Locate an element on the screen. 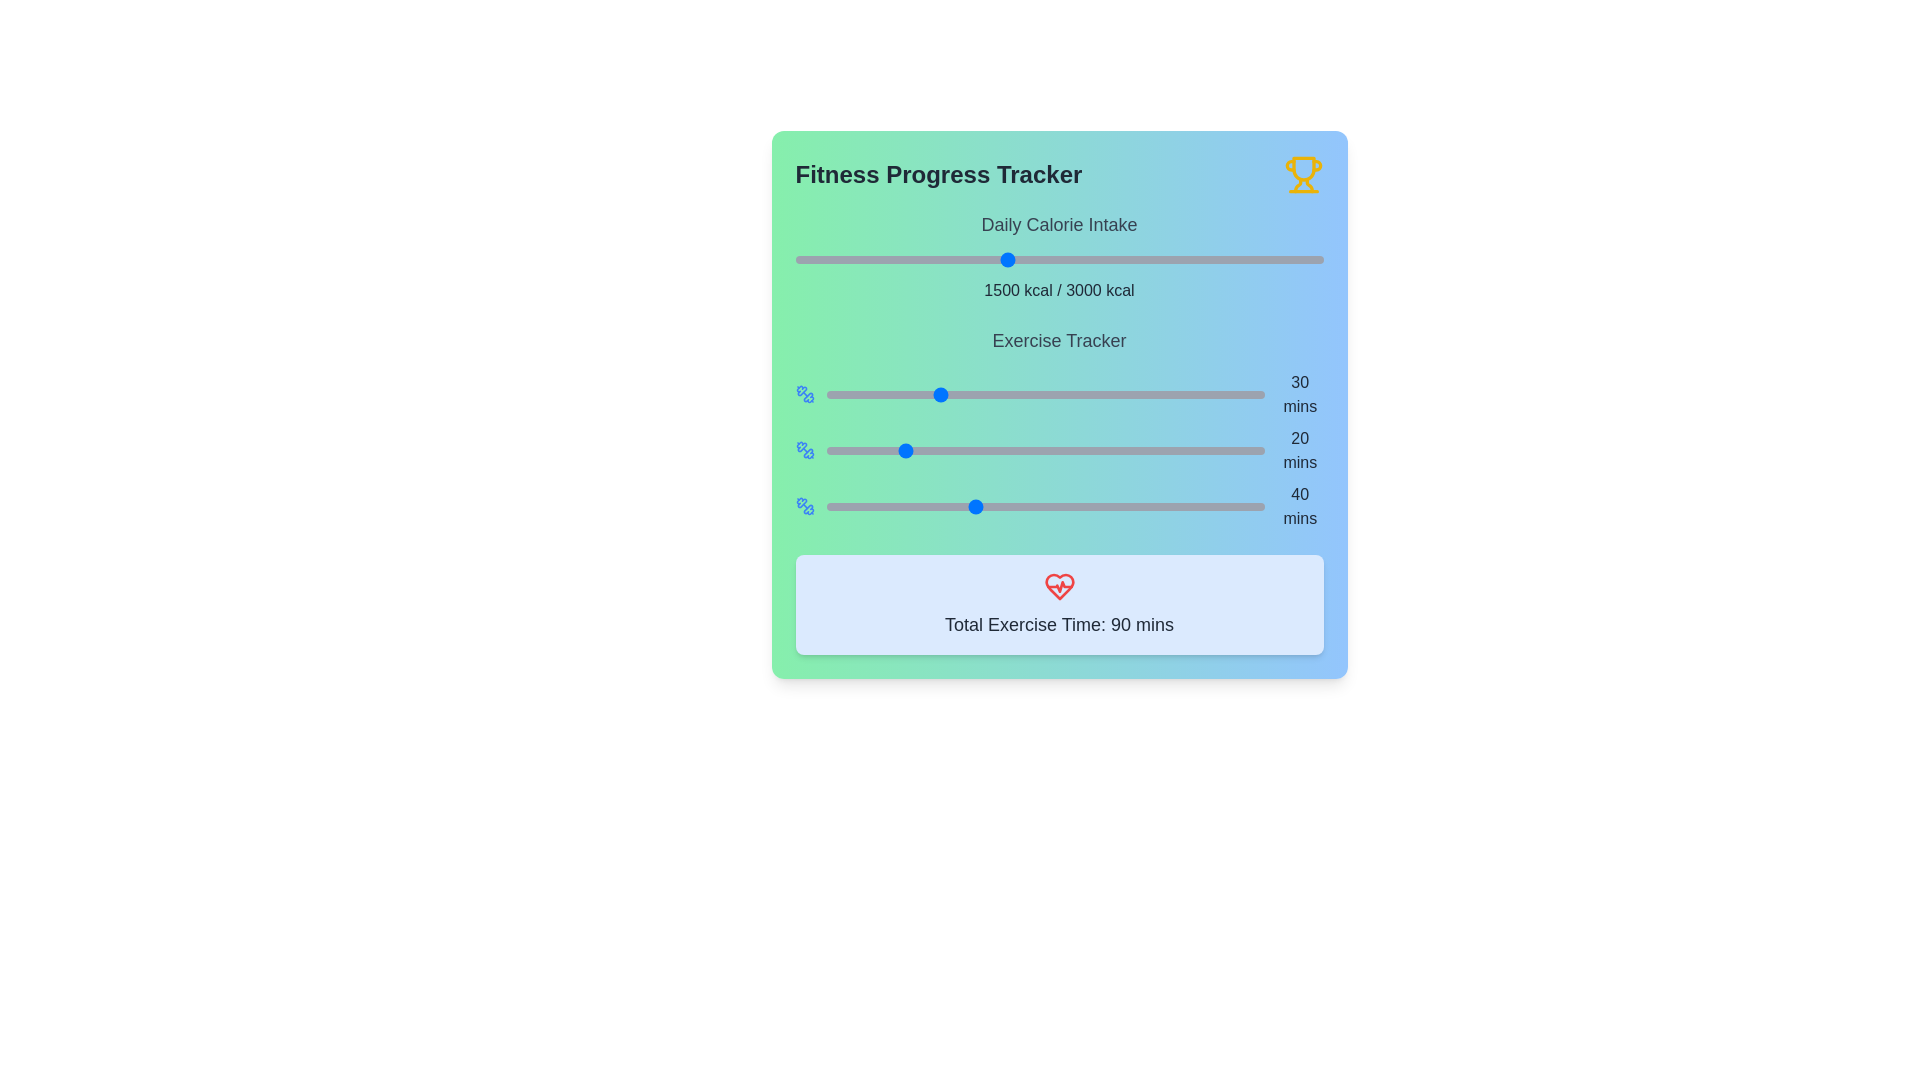 The image size is (1920, 1080). the exercise duration is located at coordinates (838, 505).